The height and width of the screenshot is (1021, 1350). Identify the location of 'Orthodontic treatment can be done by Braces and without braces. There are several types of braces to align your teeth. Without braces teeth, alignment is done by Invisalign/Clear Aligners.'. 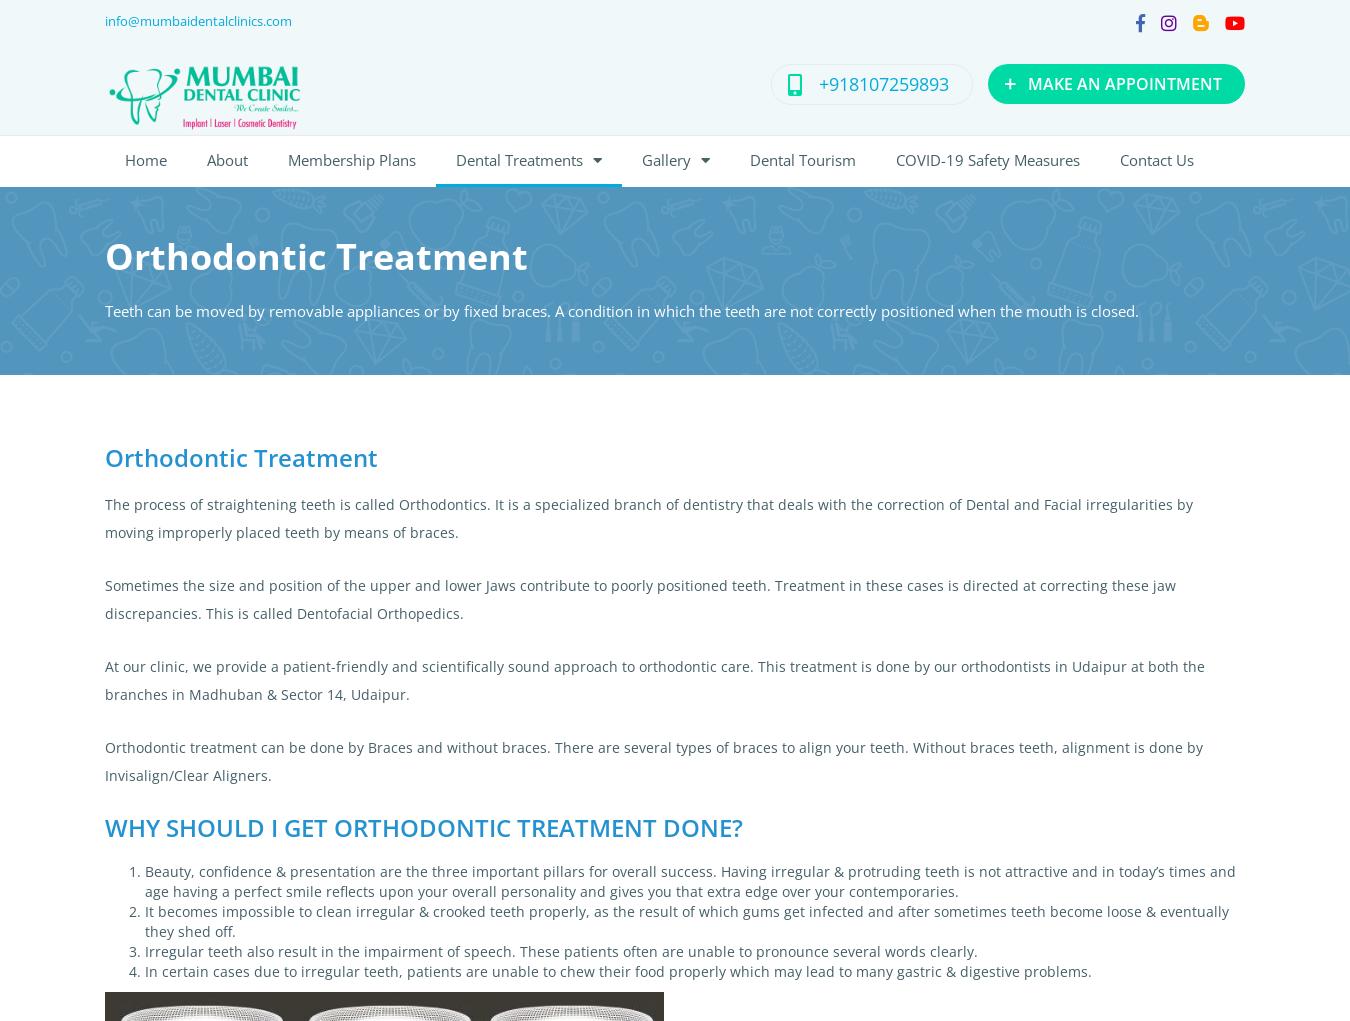
(653, 761).